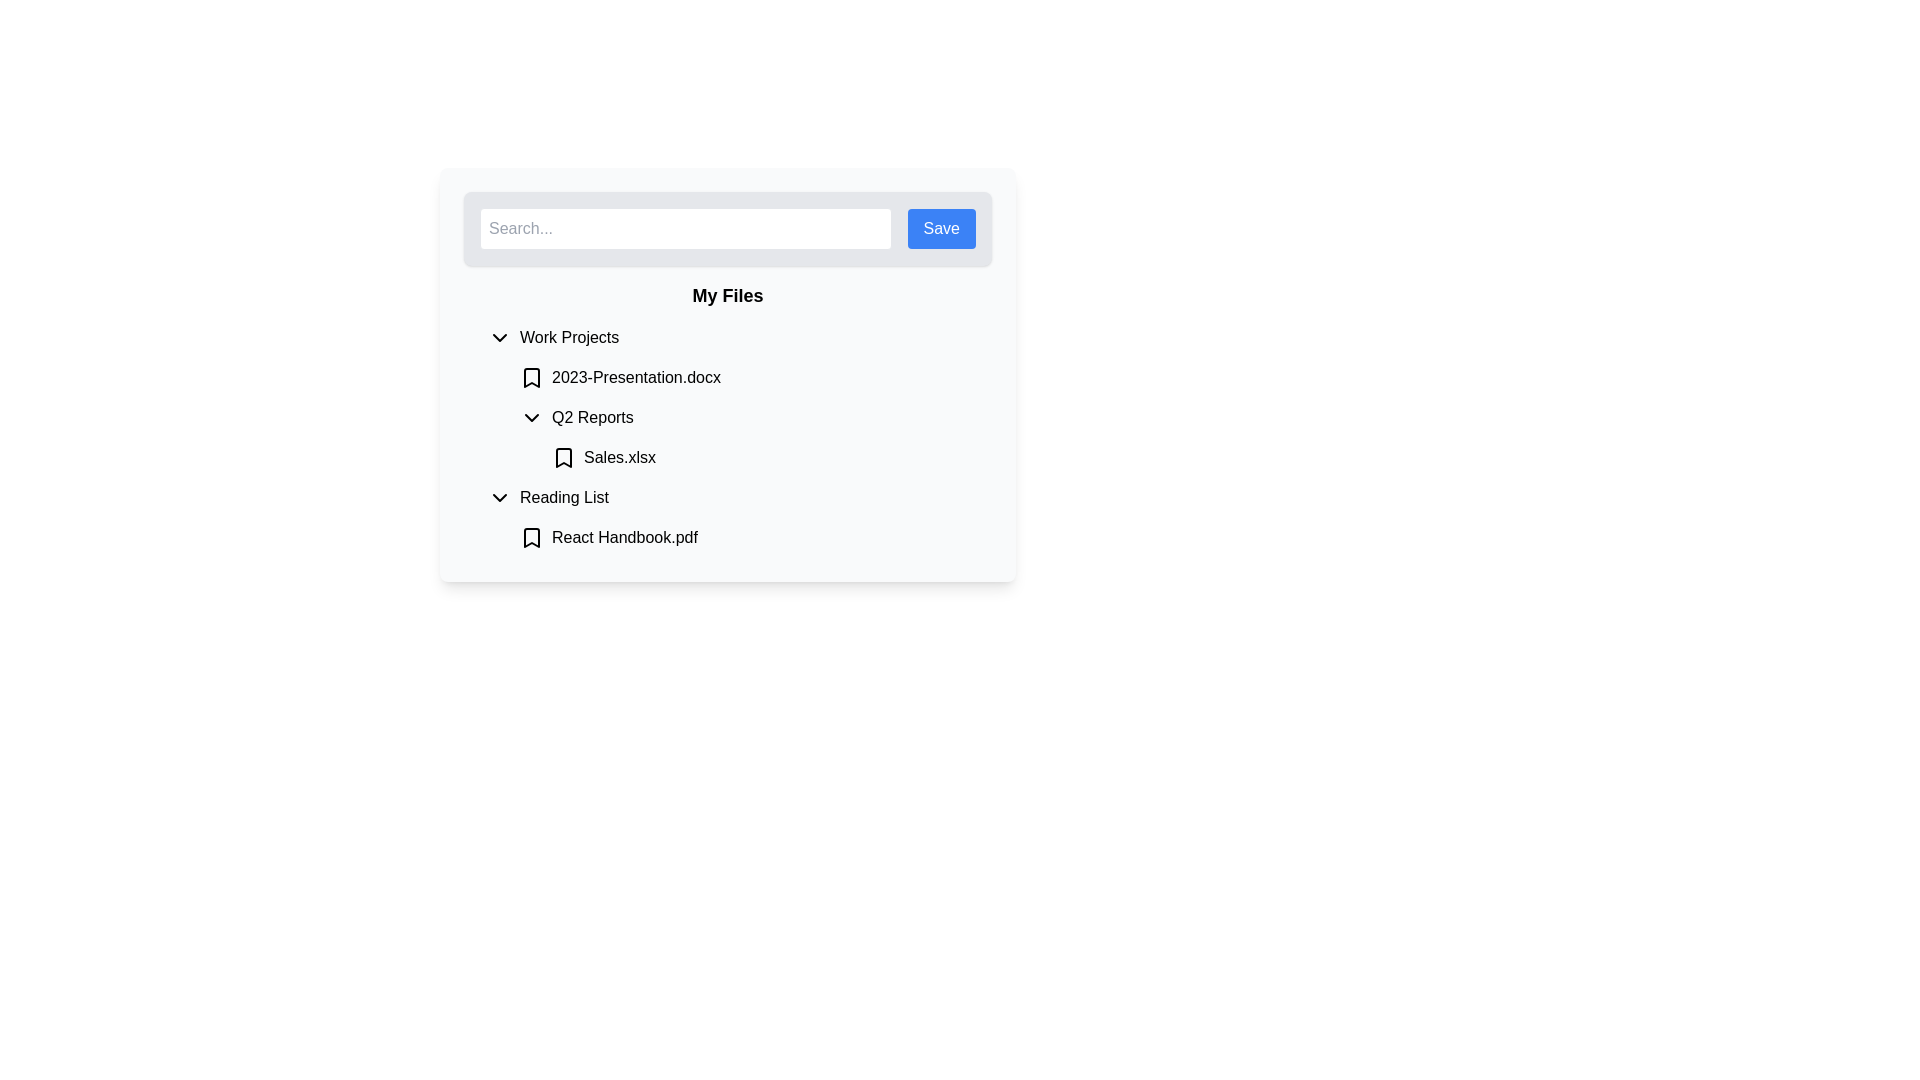  Describe the element at coordinates (727, 296) in the screenshot. I see `the static text element that serves as a title for the file management section, which is centrally located beneath the search bar and above the categorized items` at that location.